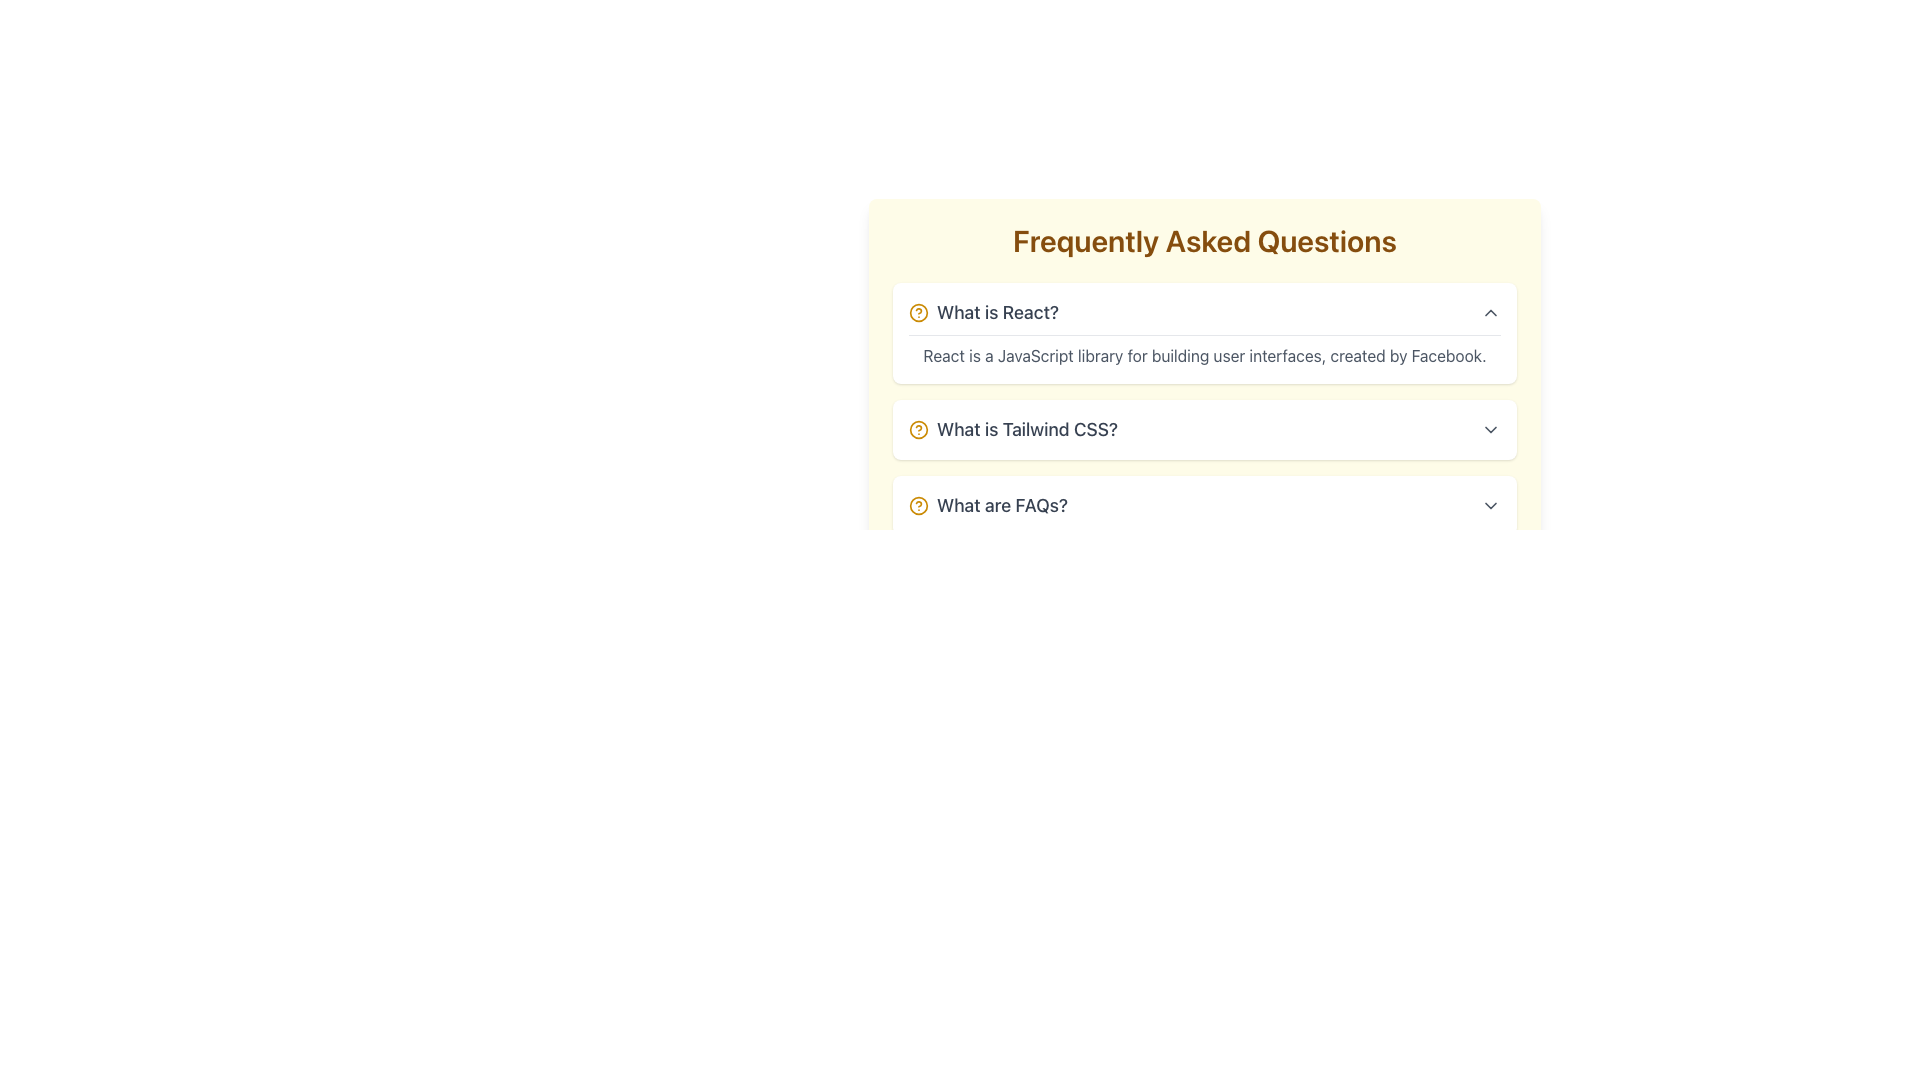 This screenshot has width=1920, height=1080. Describe the element at coordinates (1203, 428) in the screenshot. I see `the Accordion Header for the second FAQ entry, enabling keyboard navigation` at that location.